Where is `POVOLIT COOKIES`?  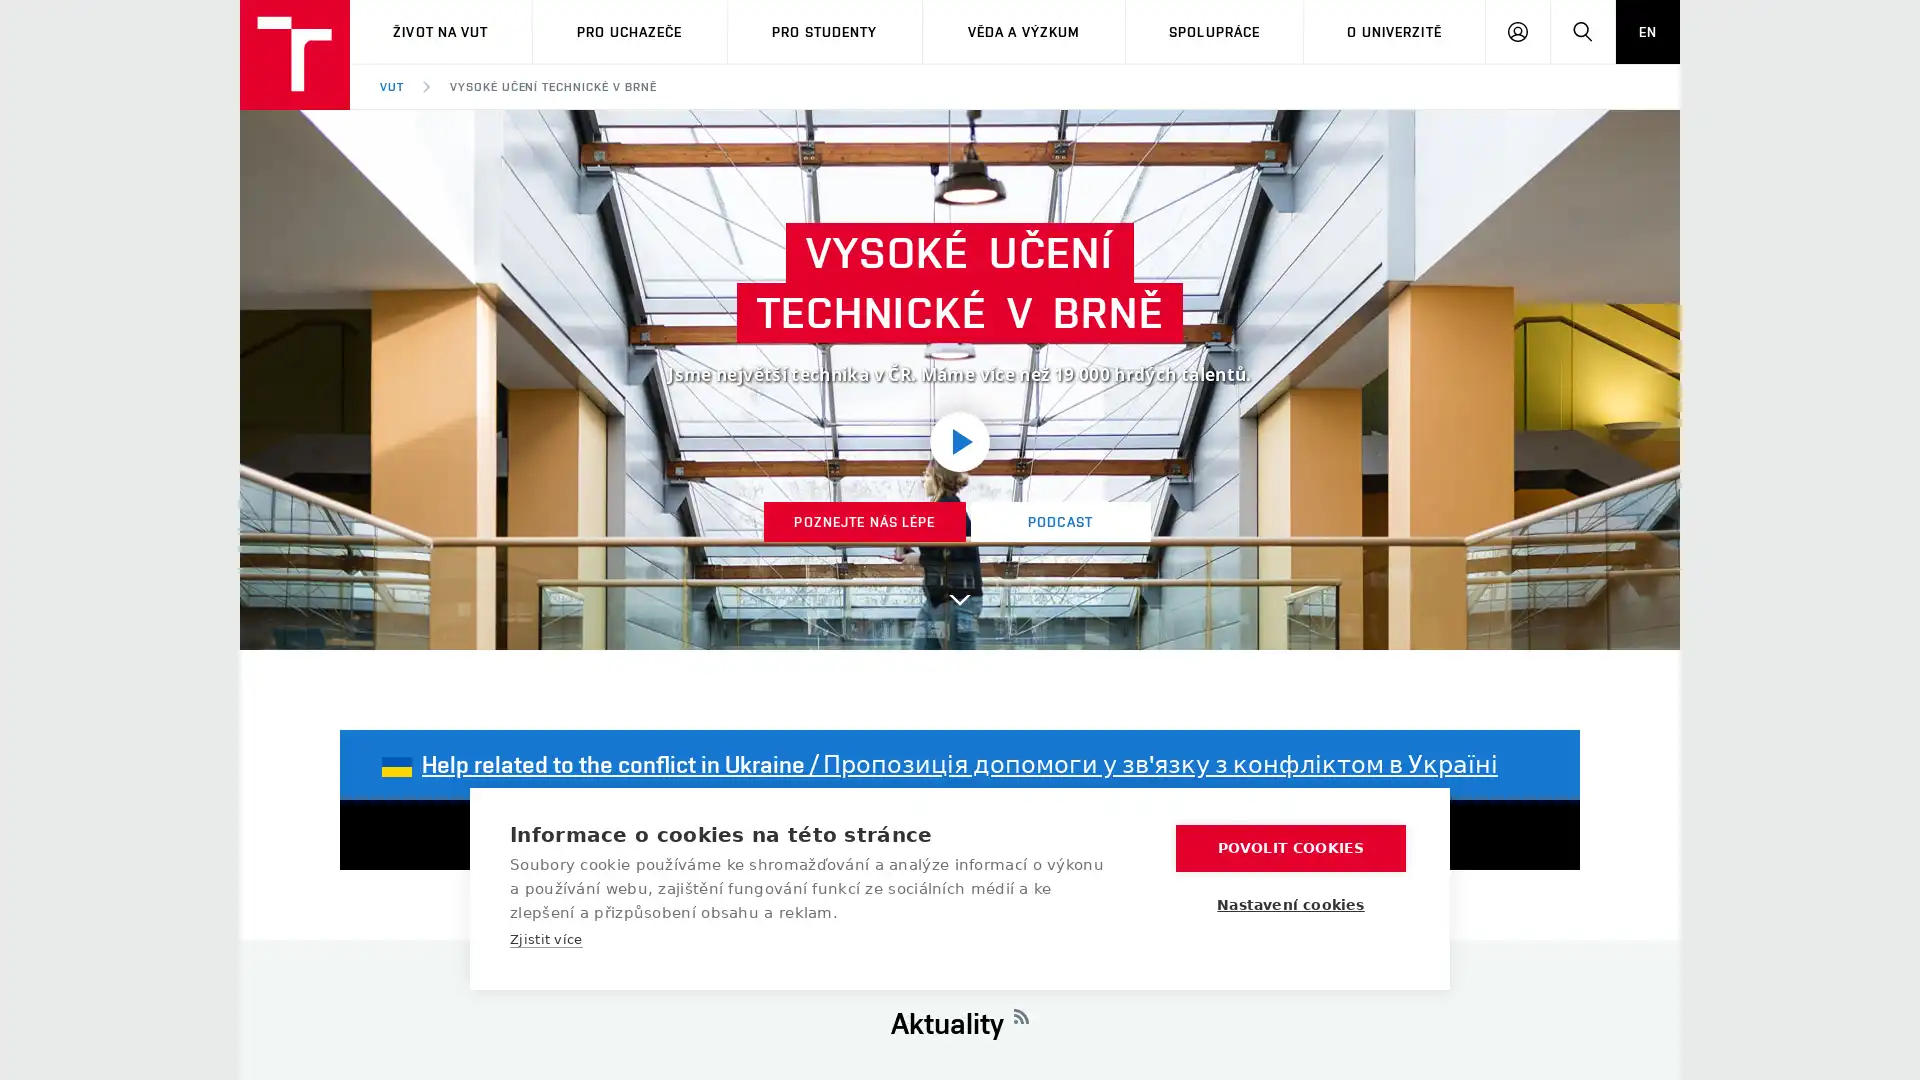
POVOLIT COOKIES is located at coordinates (1291, 848).